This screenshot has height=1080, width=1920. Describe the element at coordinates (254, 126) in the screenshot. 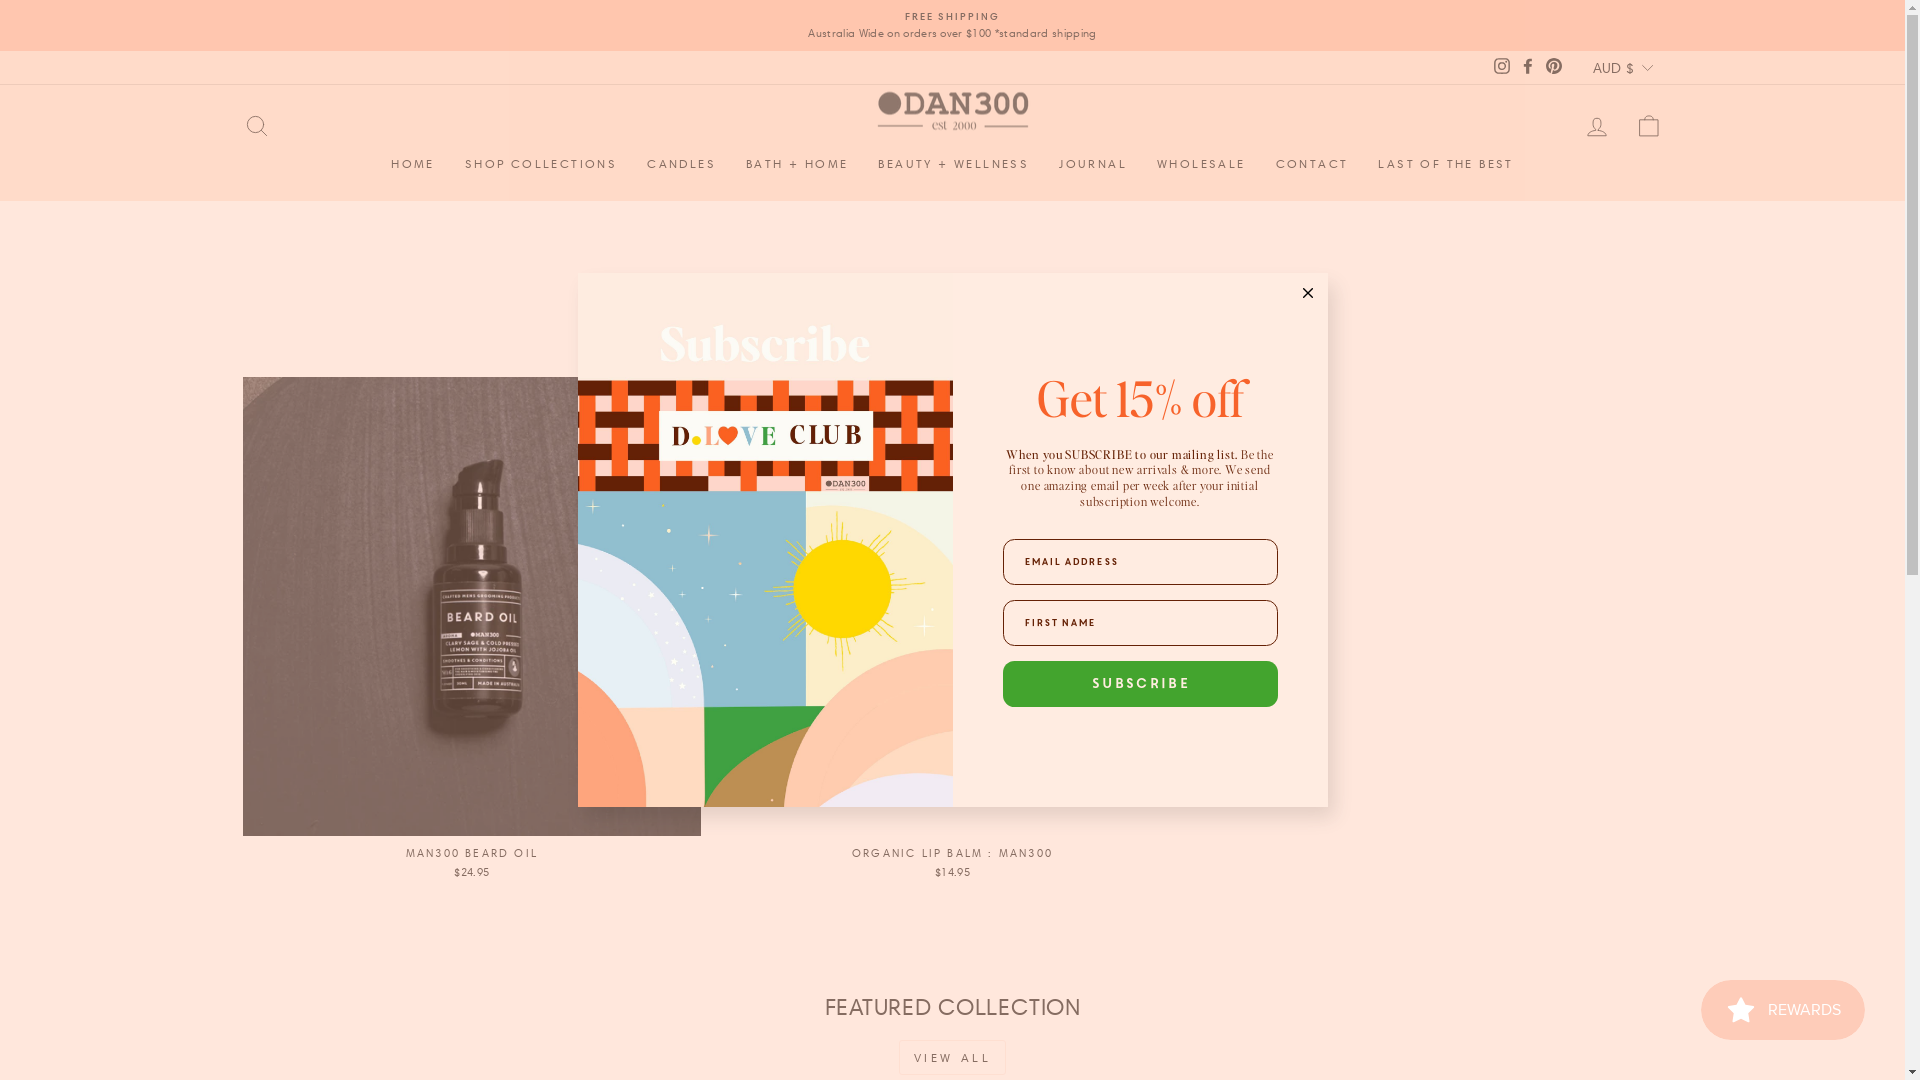

I see `'SEARCH'` at that location.